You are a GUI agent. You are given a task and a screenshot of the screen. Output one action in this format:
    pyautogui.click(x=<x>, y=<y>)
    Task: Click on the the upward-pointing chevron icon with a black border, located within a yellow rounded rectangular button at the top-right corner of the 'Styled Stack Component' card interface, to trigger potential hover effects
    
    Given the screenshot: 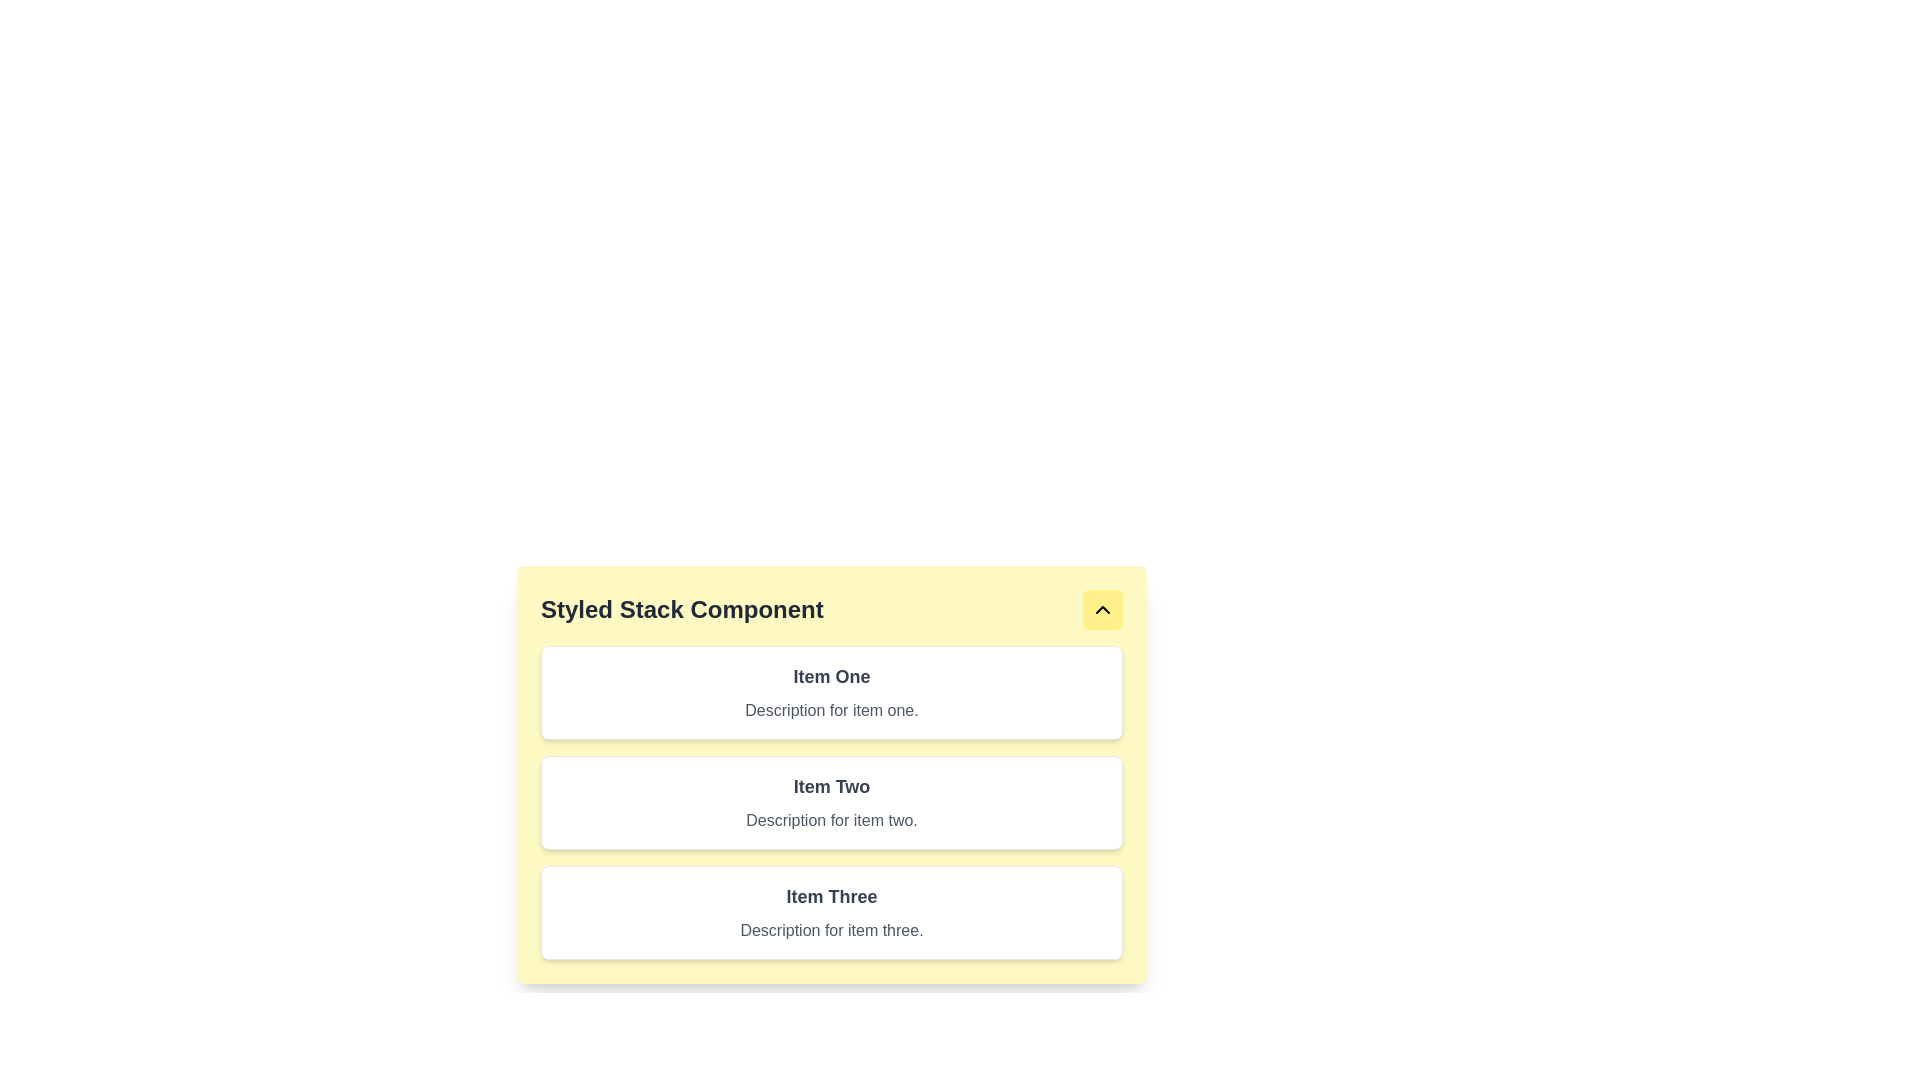 What is the action you would take?
    pyautogui.click(x=1102, y=608)
    